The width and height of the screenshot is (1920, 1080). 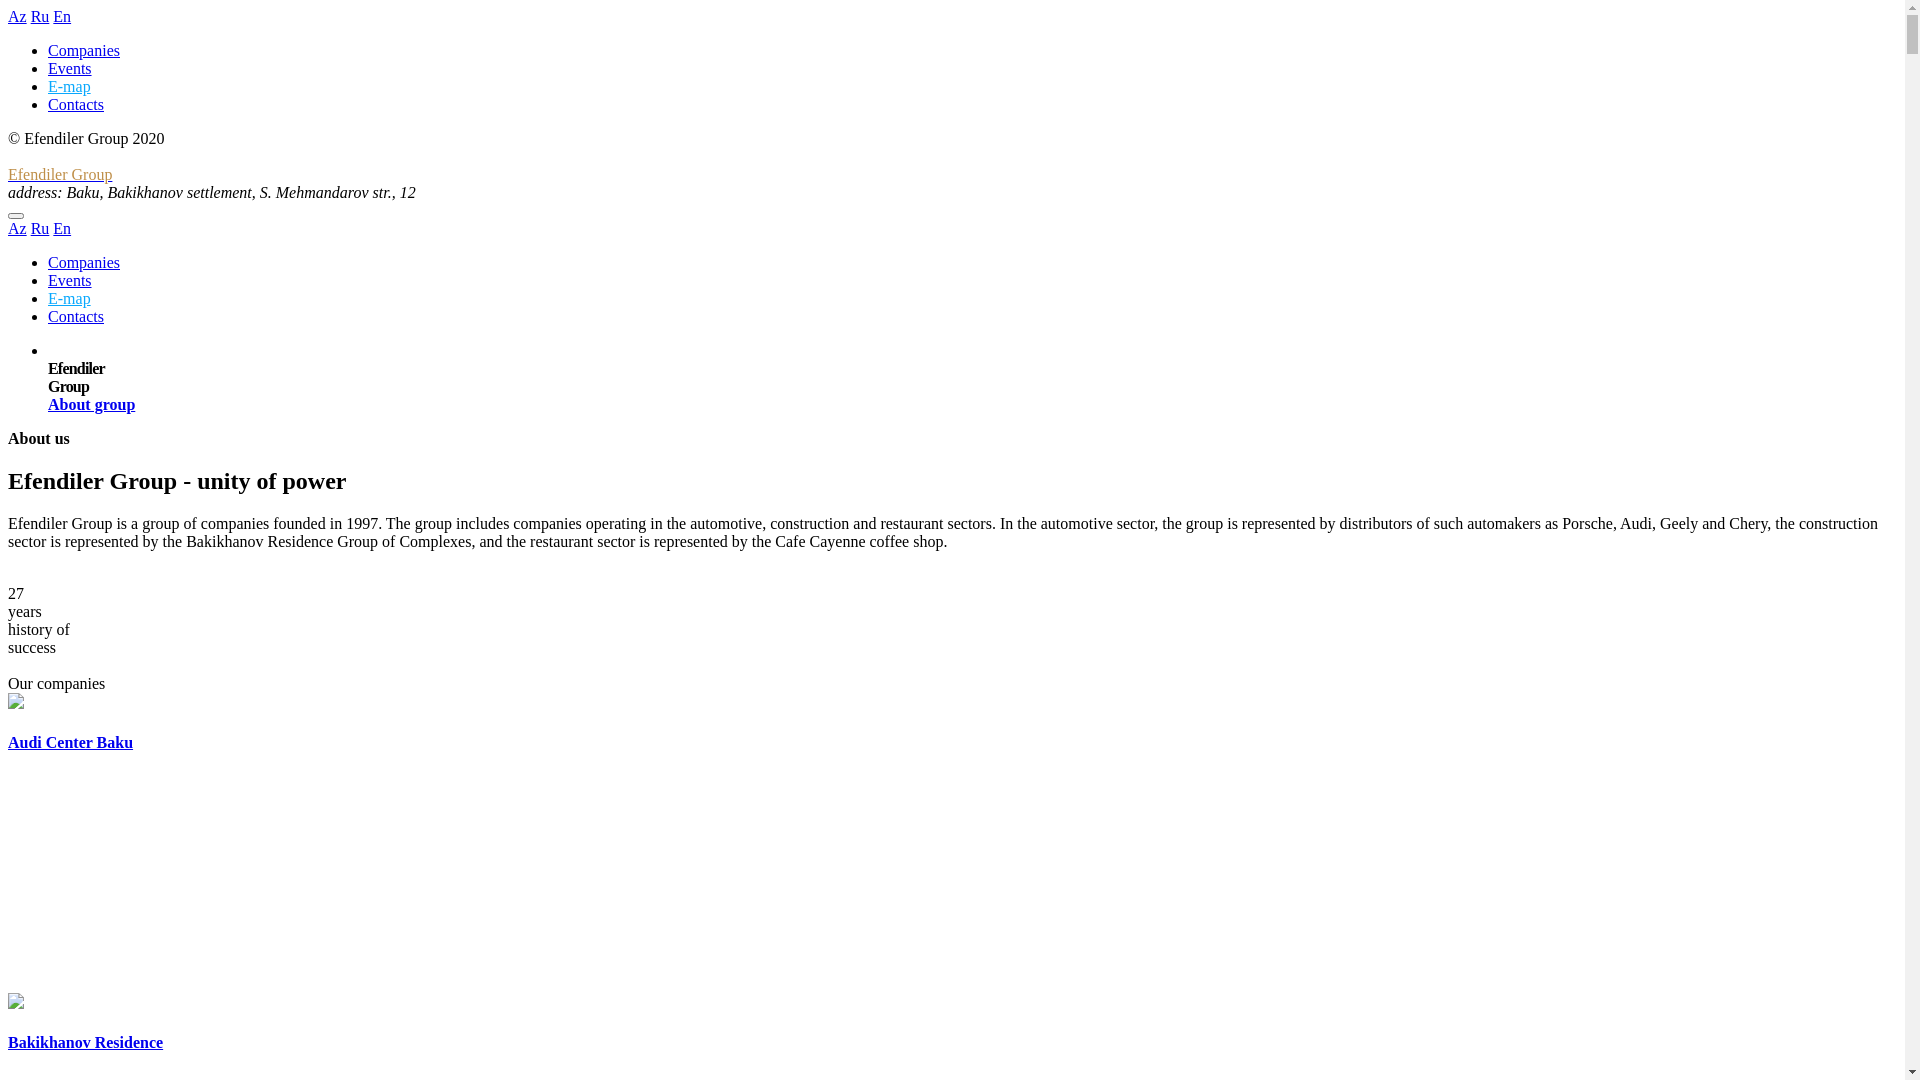 What do you see at coordinates (90, 404) in the screenshot?
I see `'About group'` at bounding box center [90, 404].